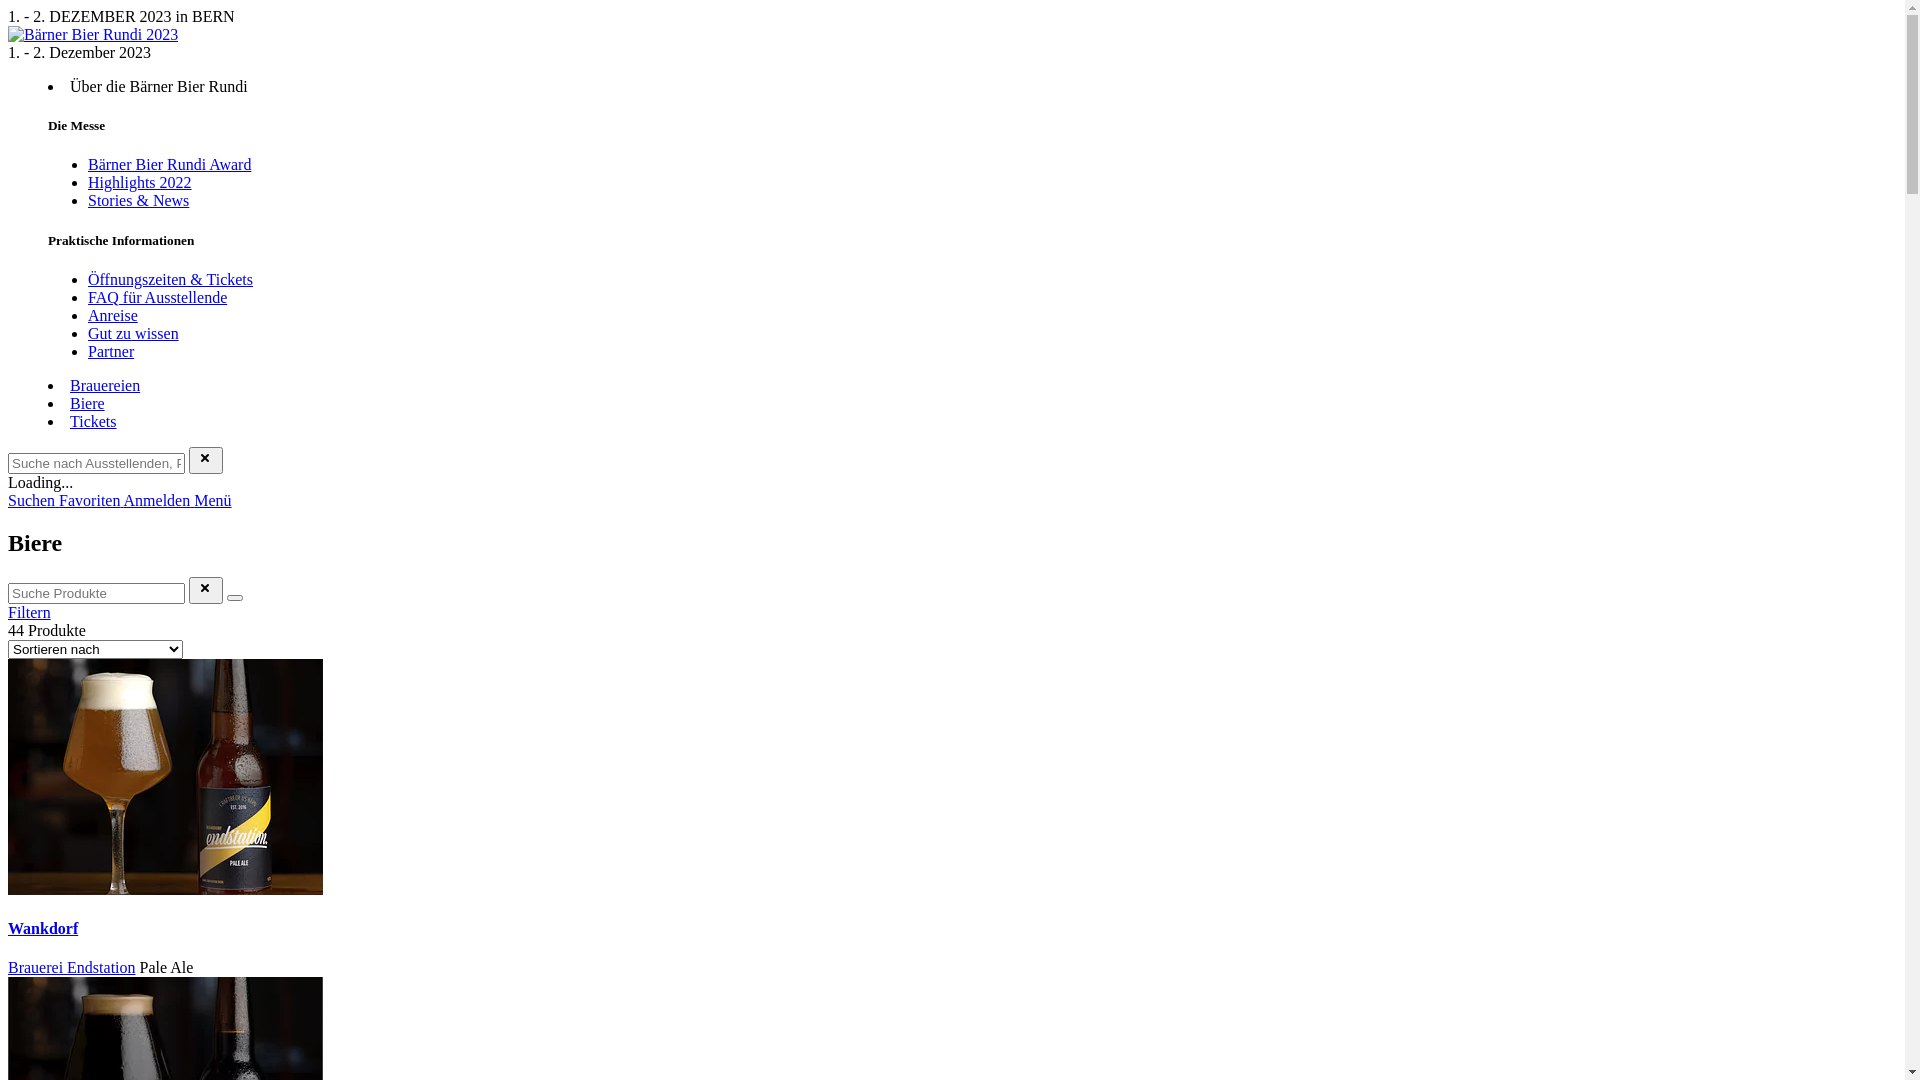 The width and height of the screenshot is (1920, 1080). I want to click on 'Gut zu wissen', so click(86, 332).